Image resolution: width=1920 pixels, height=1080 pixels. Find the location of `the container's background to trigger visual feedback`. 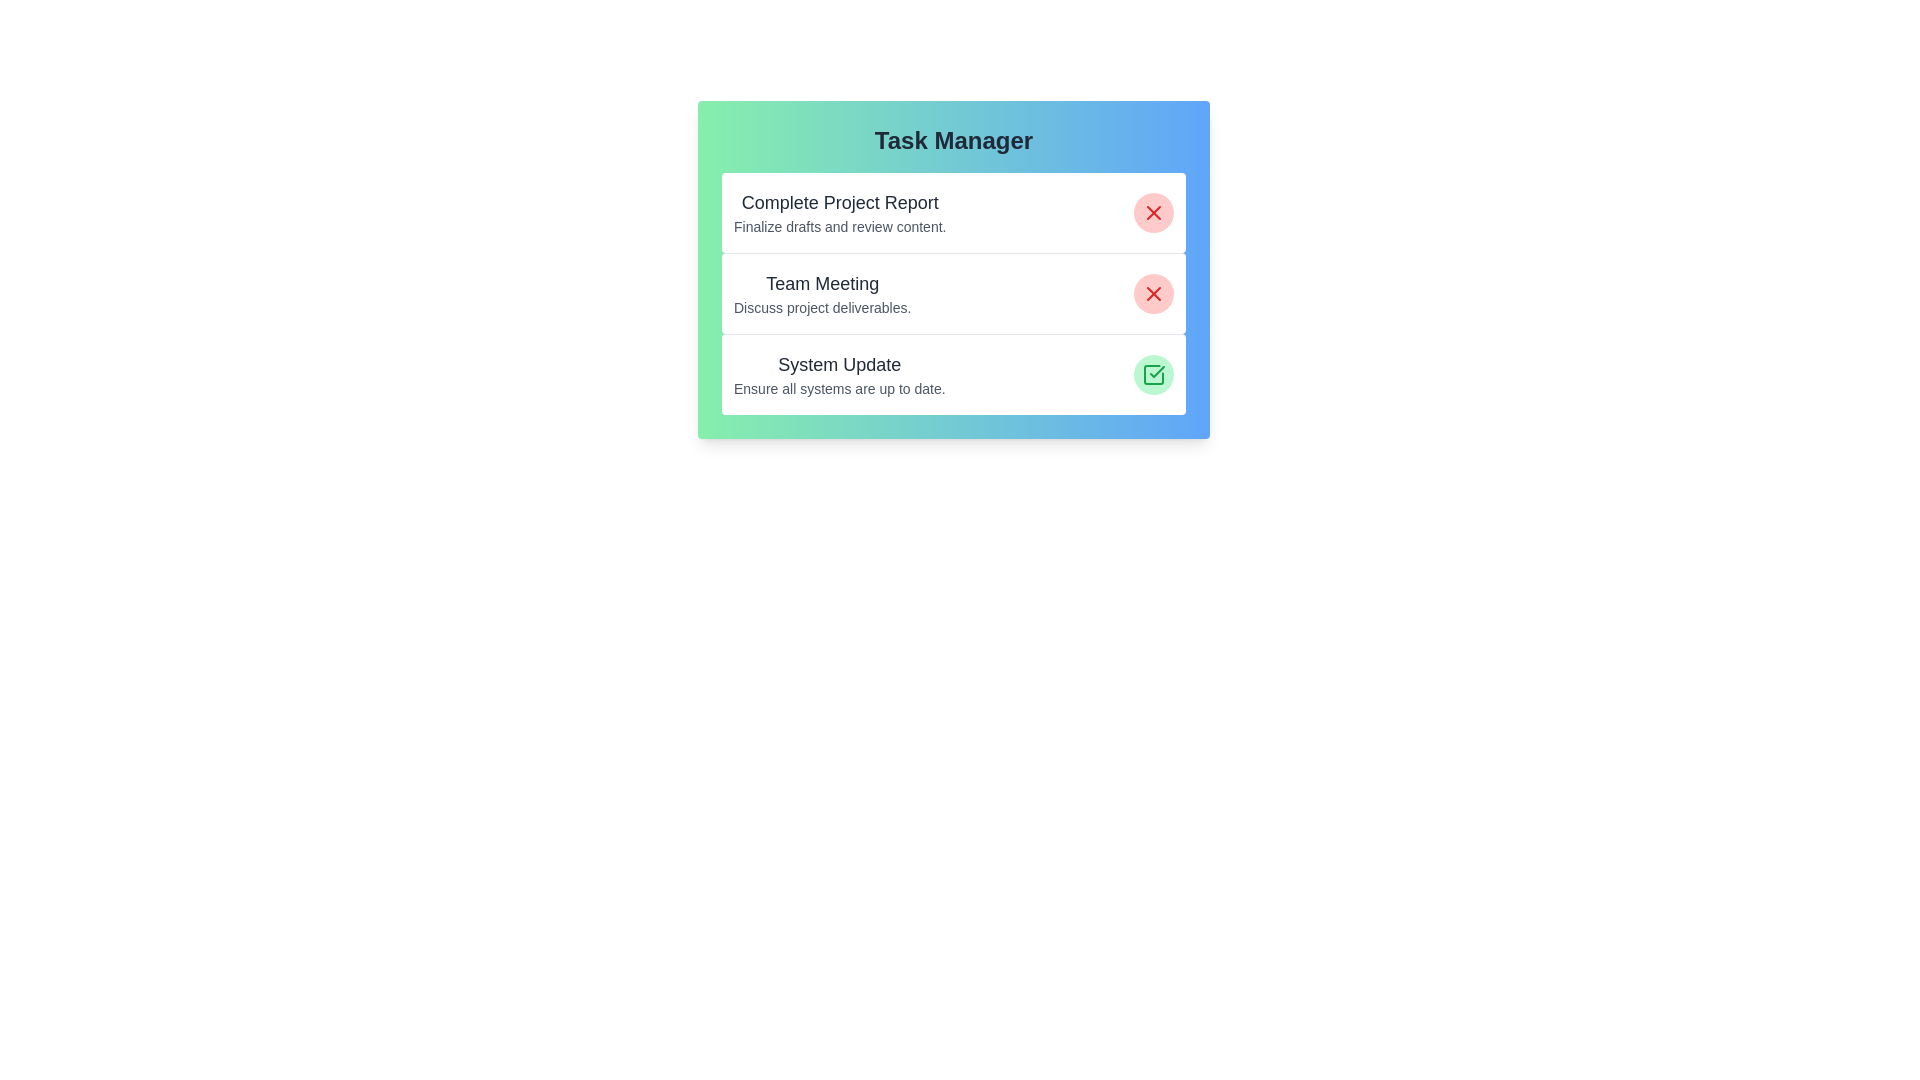

the container's background to trigger visual feedback is located at coordinates (953, 270).